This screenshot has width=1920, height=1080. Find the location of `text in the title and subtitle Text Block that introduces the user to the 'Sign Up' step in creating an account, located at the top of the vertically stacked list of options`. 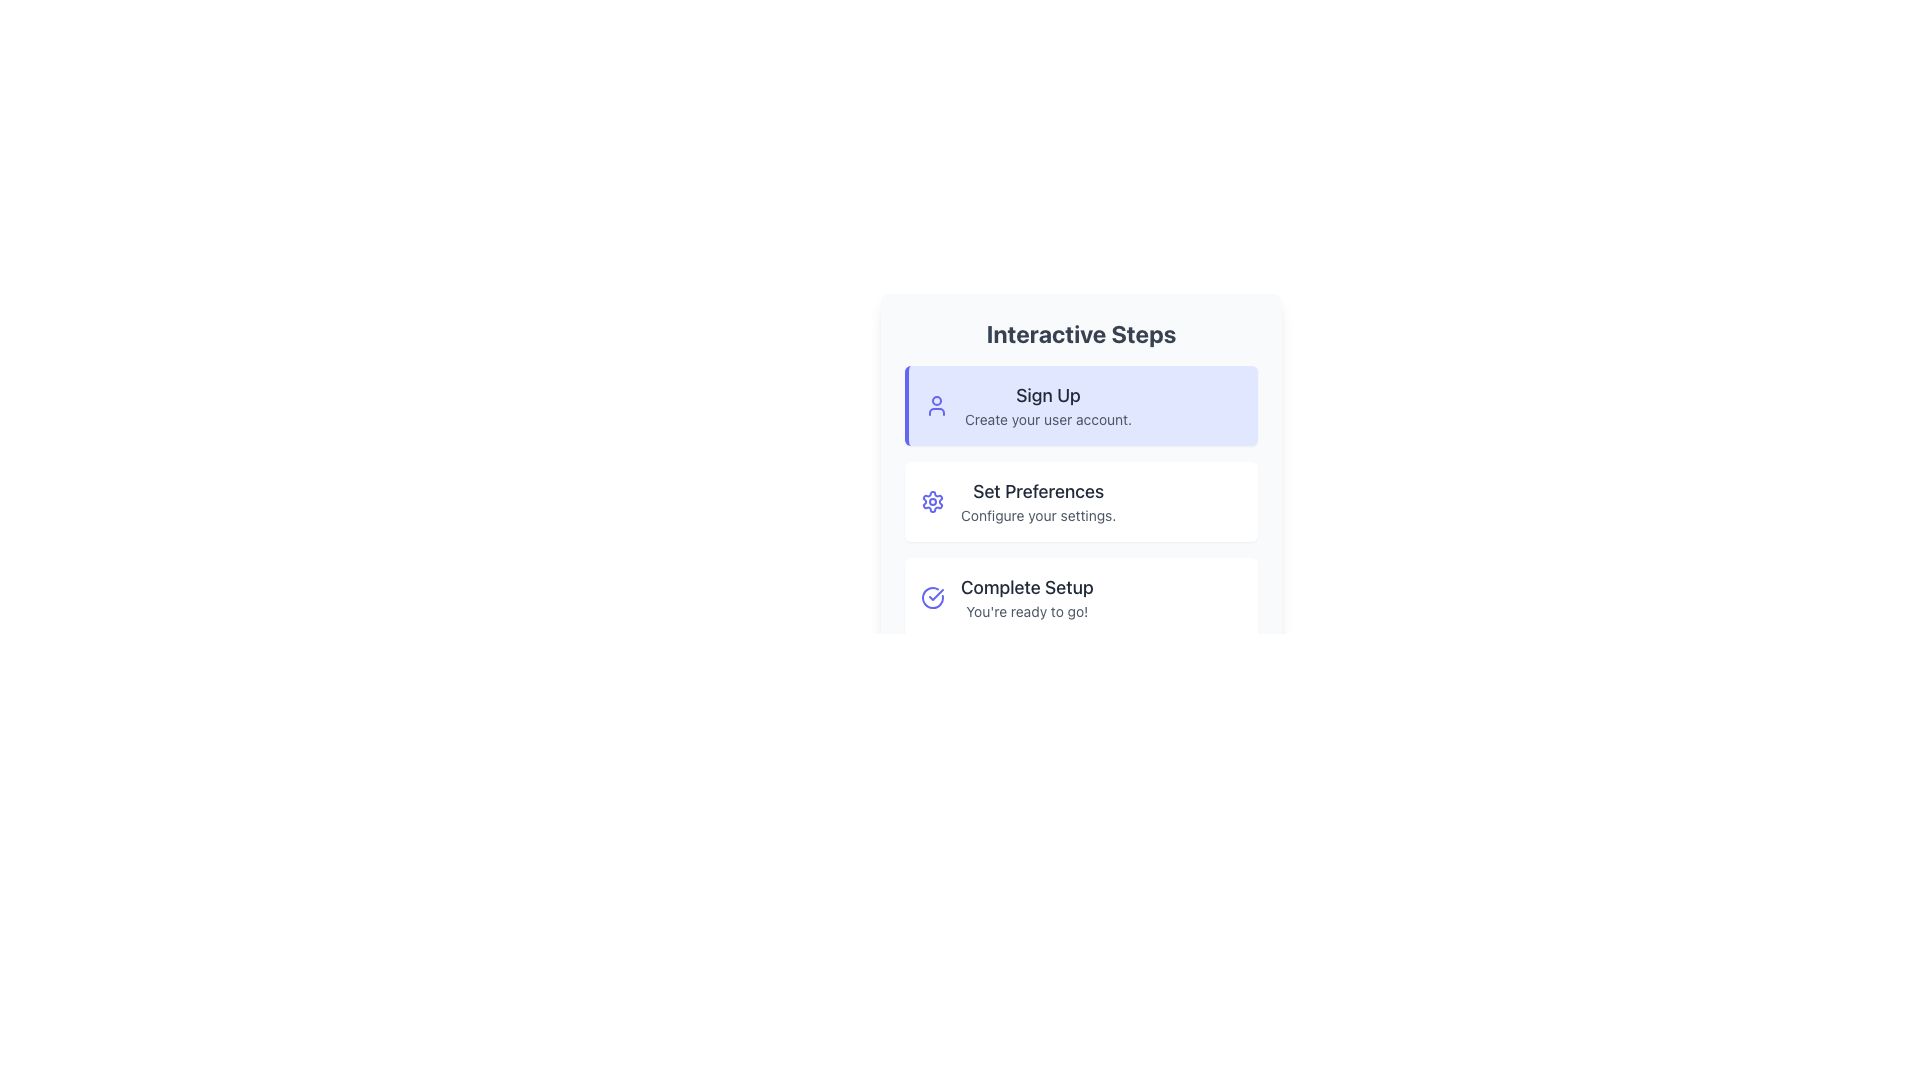

text in the title and subtitle Text Block that introduces the user to the 'Sign Up' step in creating an account, located at the top of the vertically stacked list of options is located at coordinates (1047, 405).